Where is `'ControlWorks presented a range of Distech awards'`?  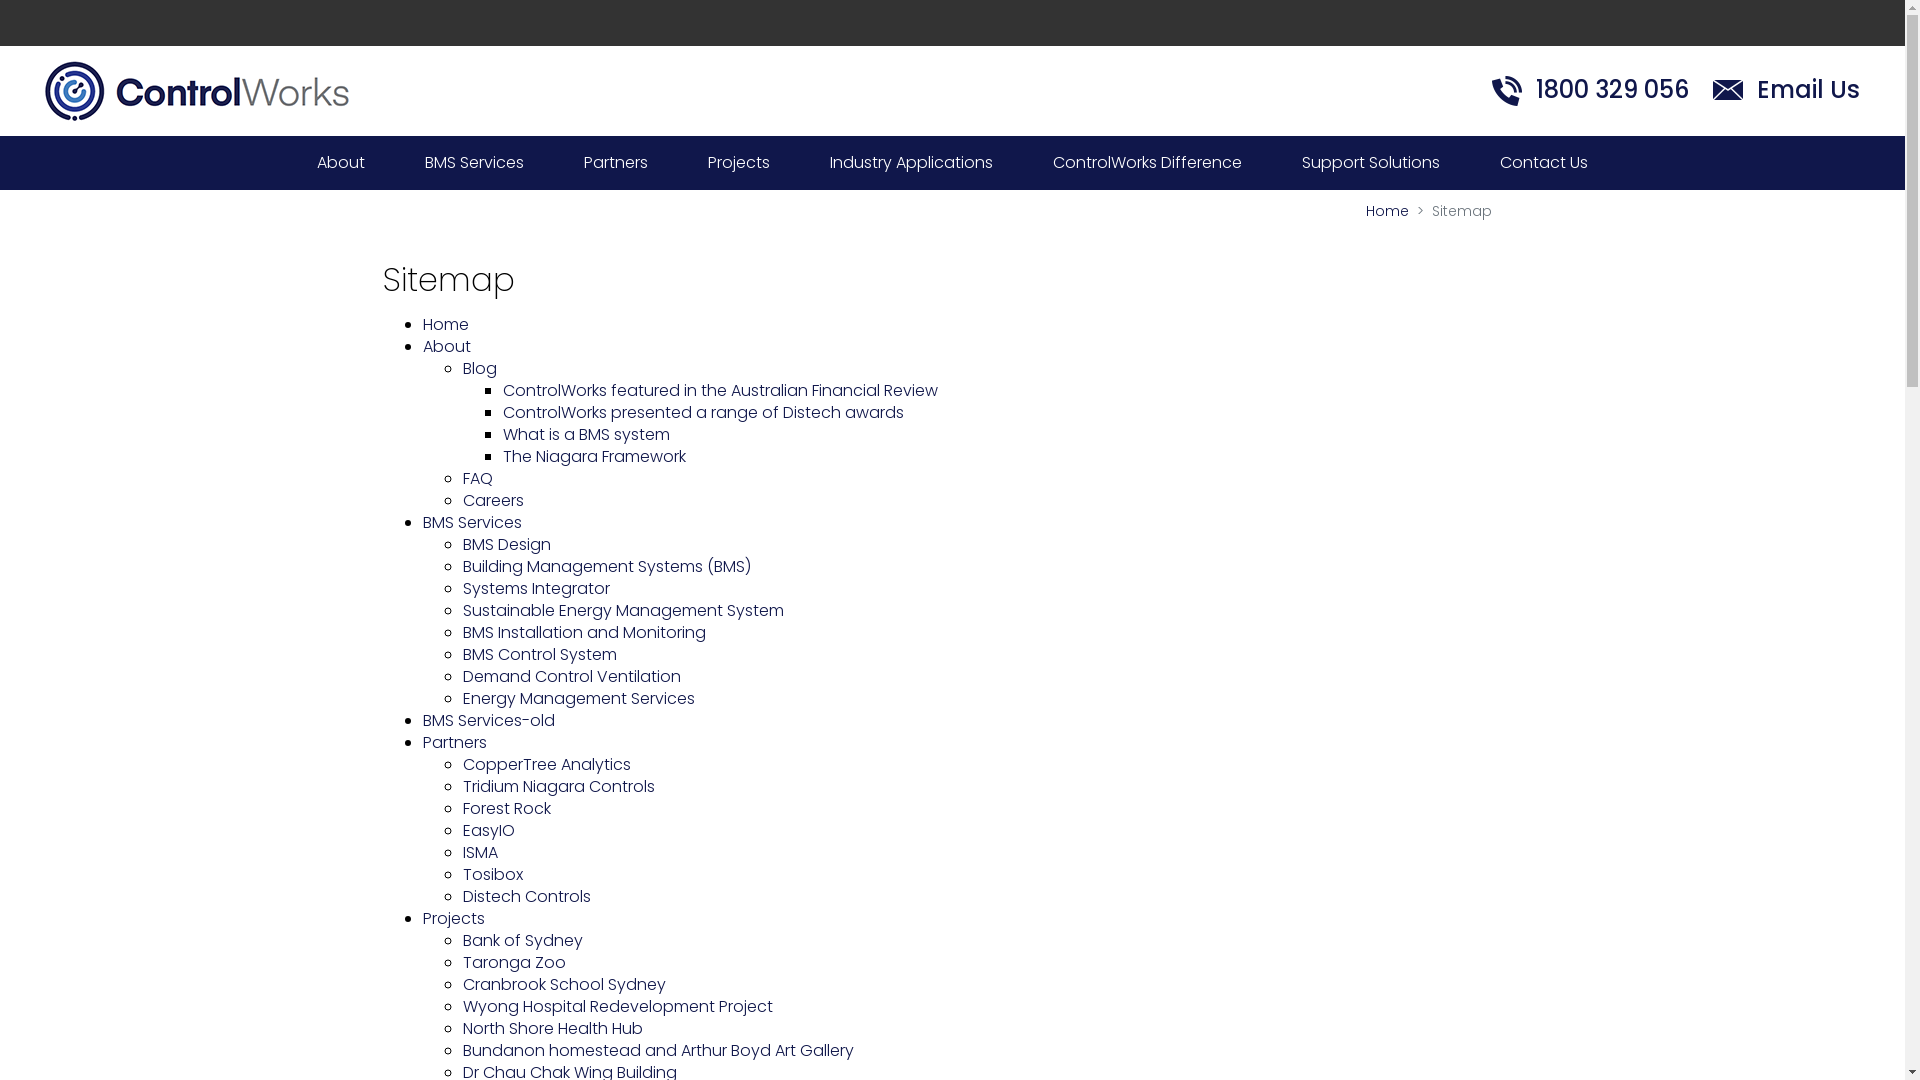
'ControlWorks presented a range of Distech awards' is located at coordinates (702, 411).